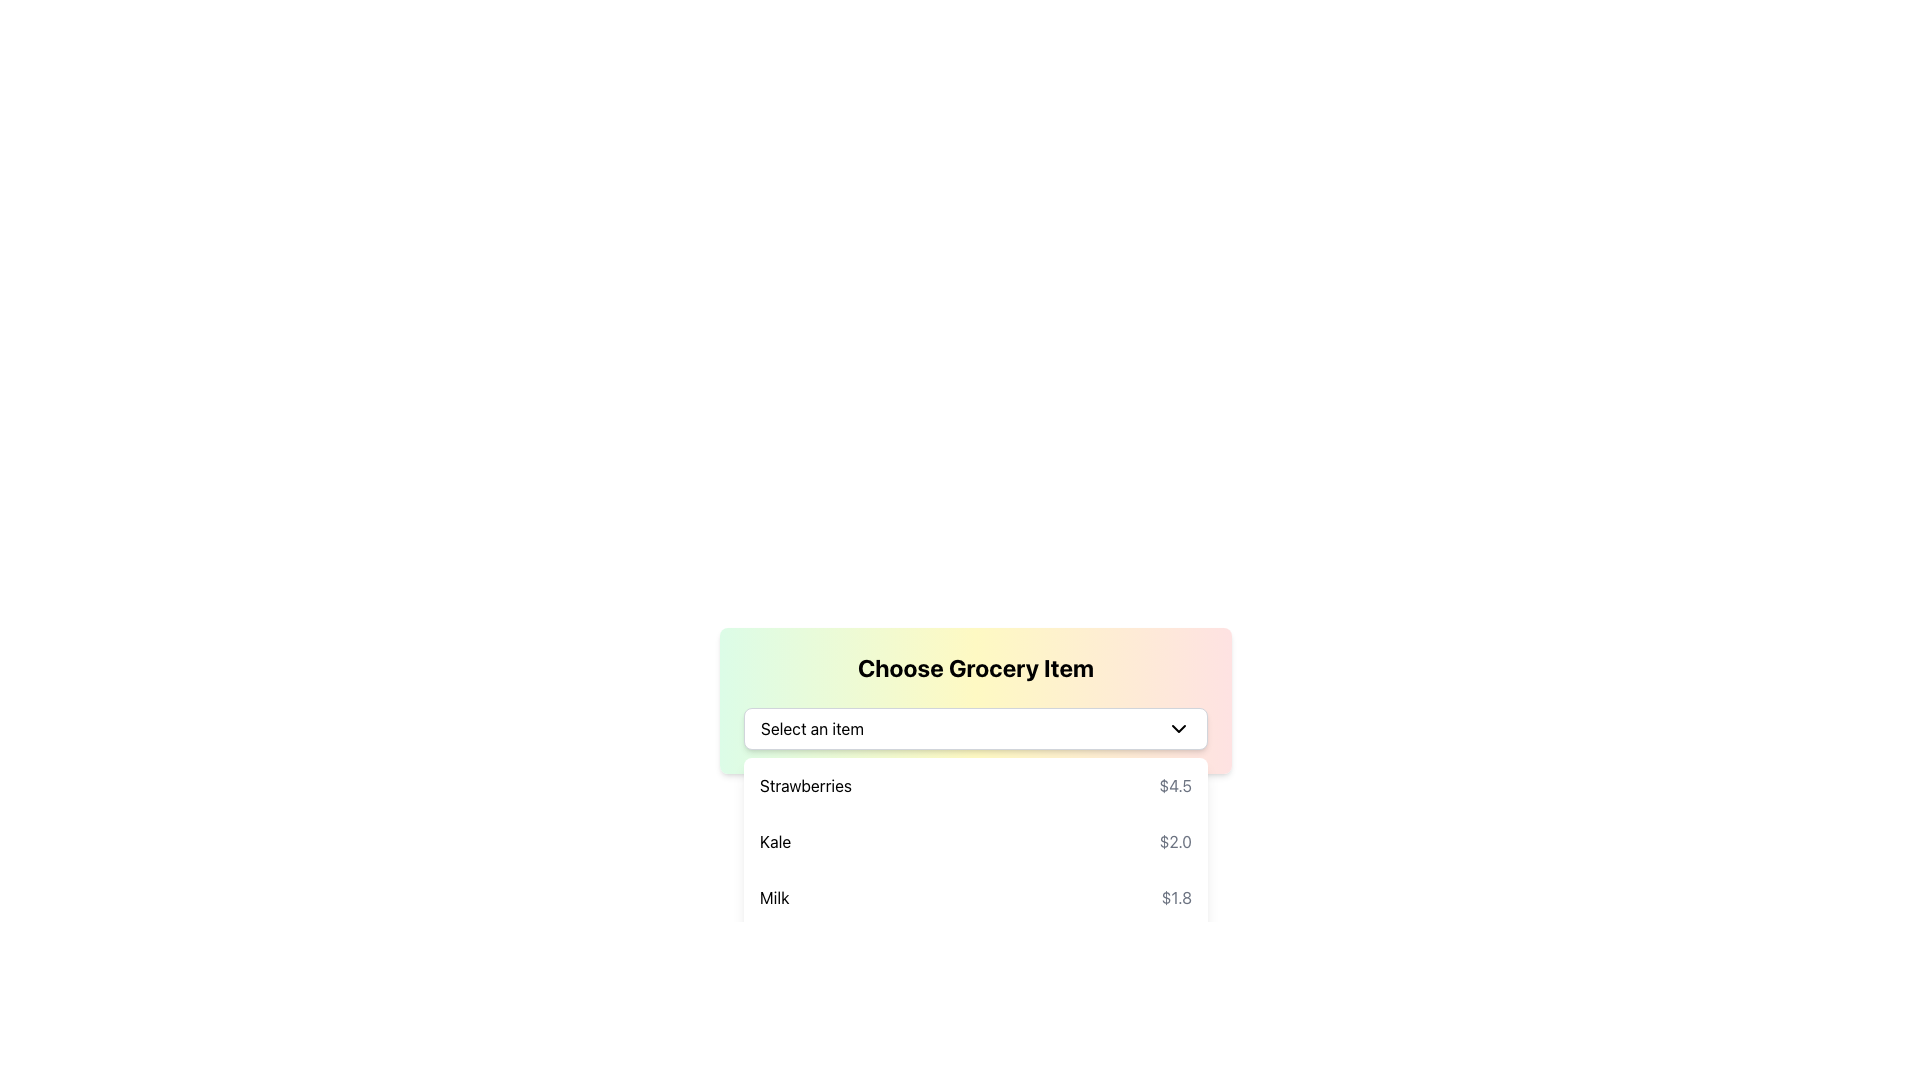 The image size is (1920, 1080). What do you see at coordinates (975, 729) in the screenshot?
I see `the dropdown menu for selecting grocery items located under the title 'Choose Grocery Item'` at bounding box center [975, 729].